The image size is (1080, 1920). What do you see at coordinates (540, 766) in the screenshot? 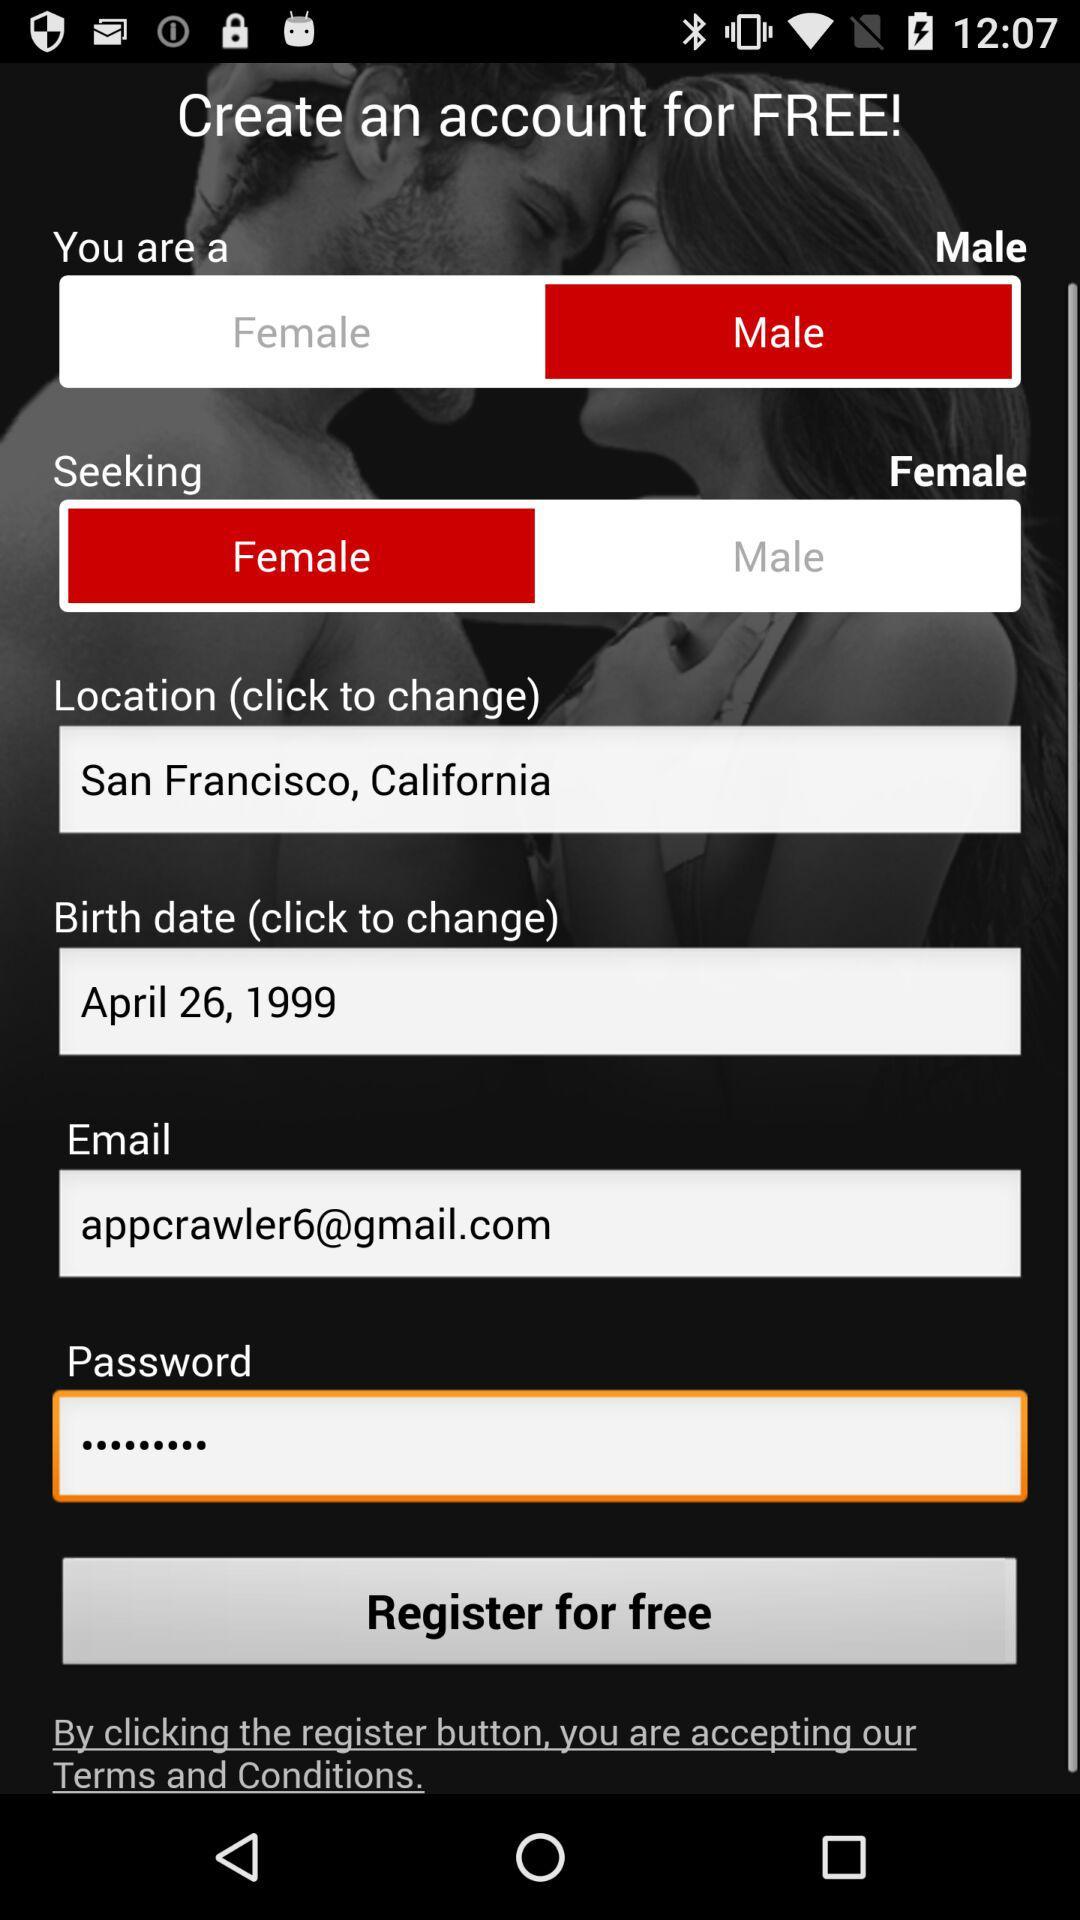
I see `current location` at bounding box center [540, 766].